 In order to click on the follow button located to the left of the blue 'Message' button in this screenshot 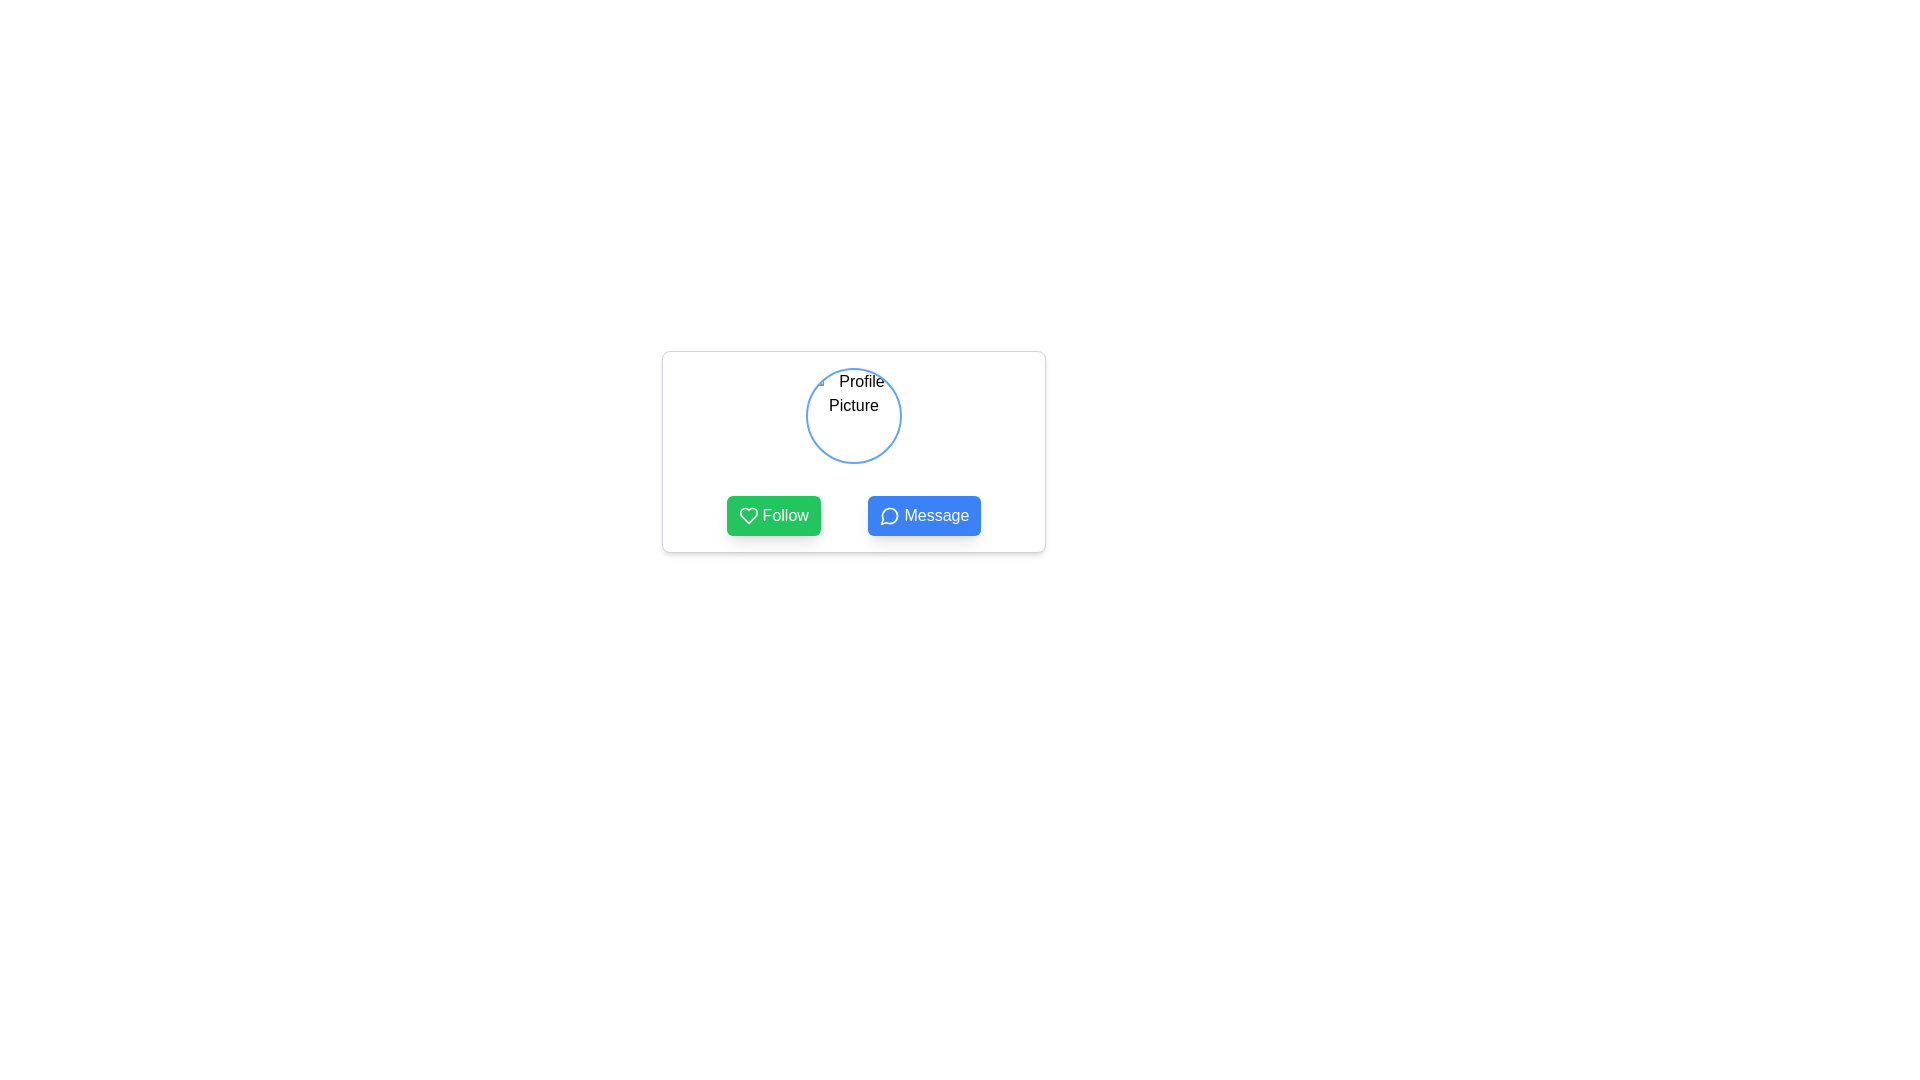, I will do `click(772, 515)`.